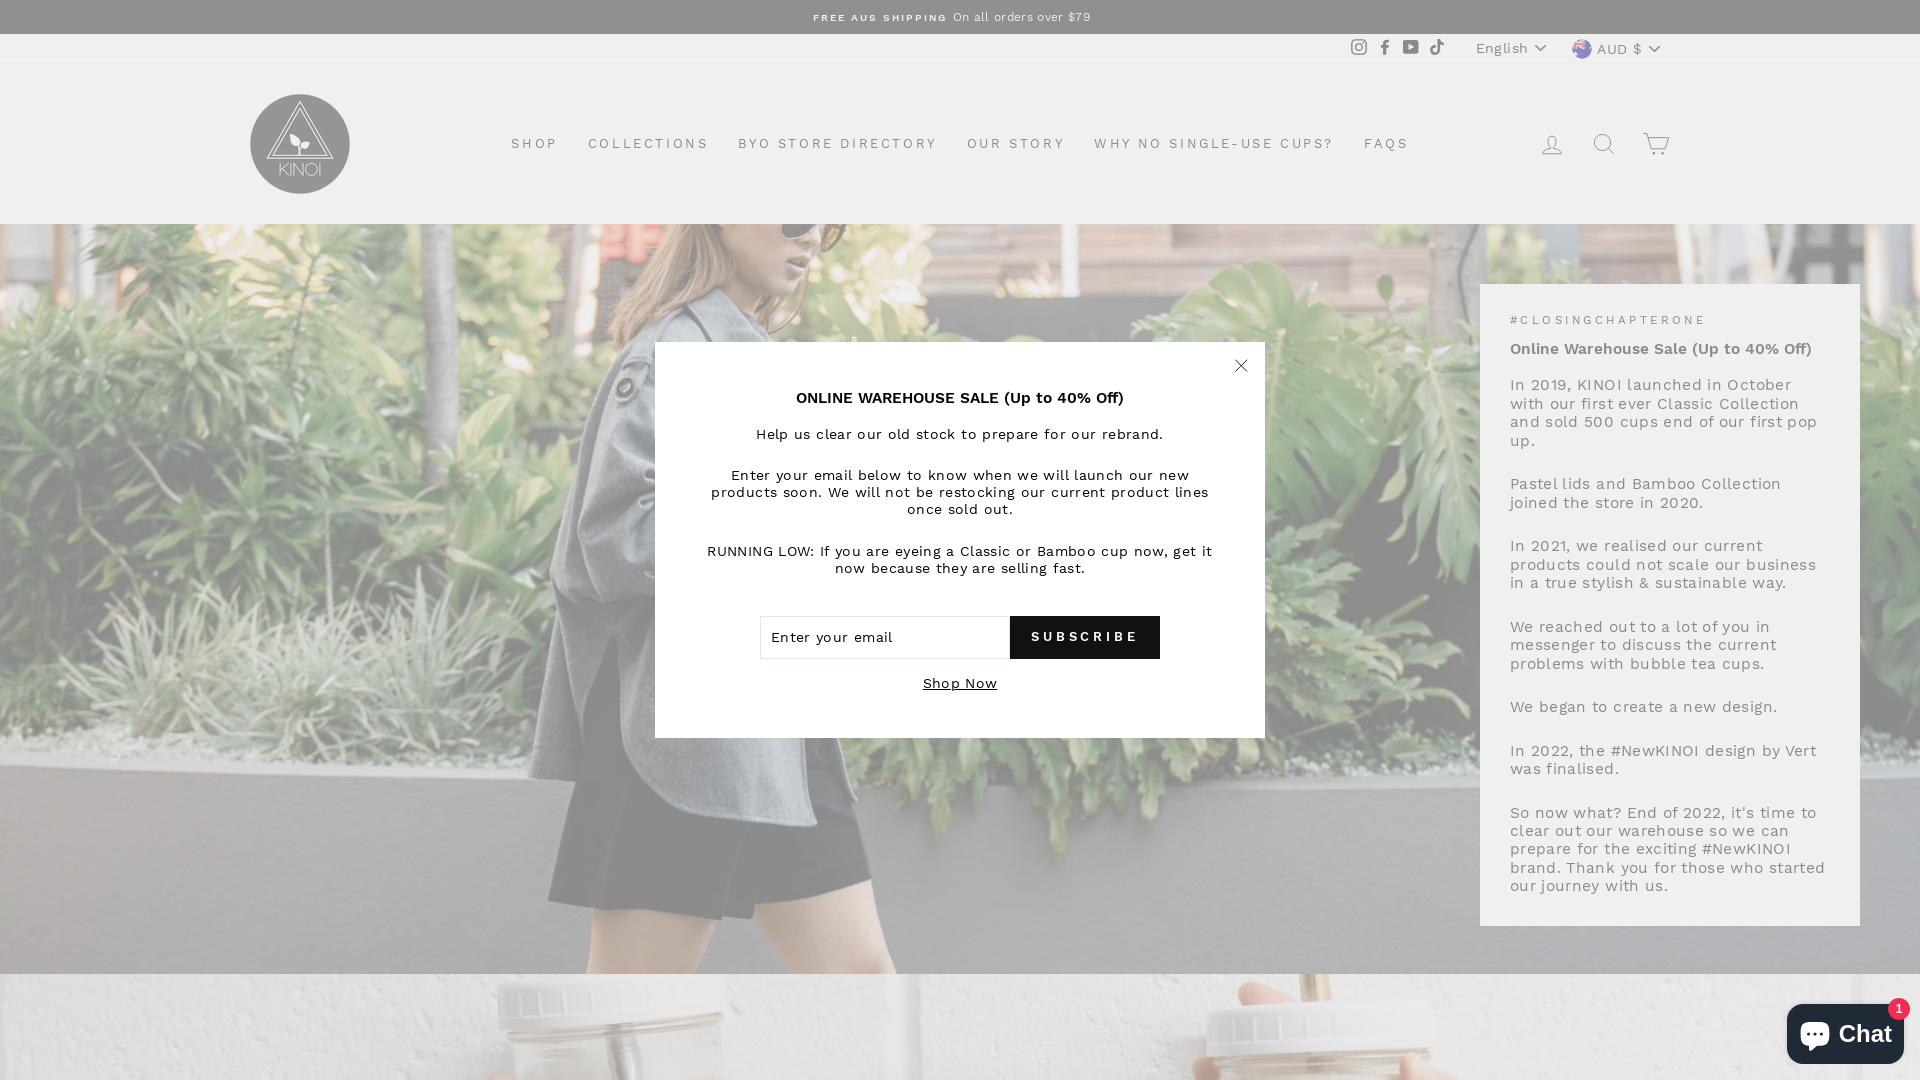 This screenshot has width=1920, height=1080. Describe the element at coordinates (1384, 48) in the screenshot. I see `'Facebook'` at that location.